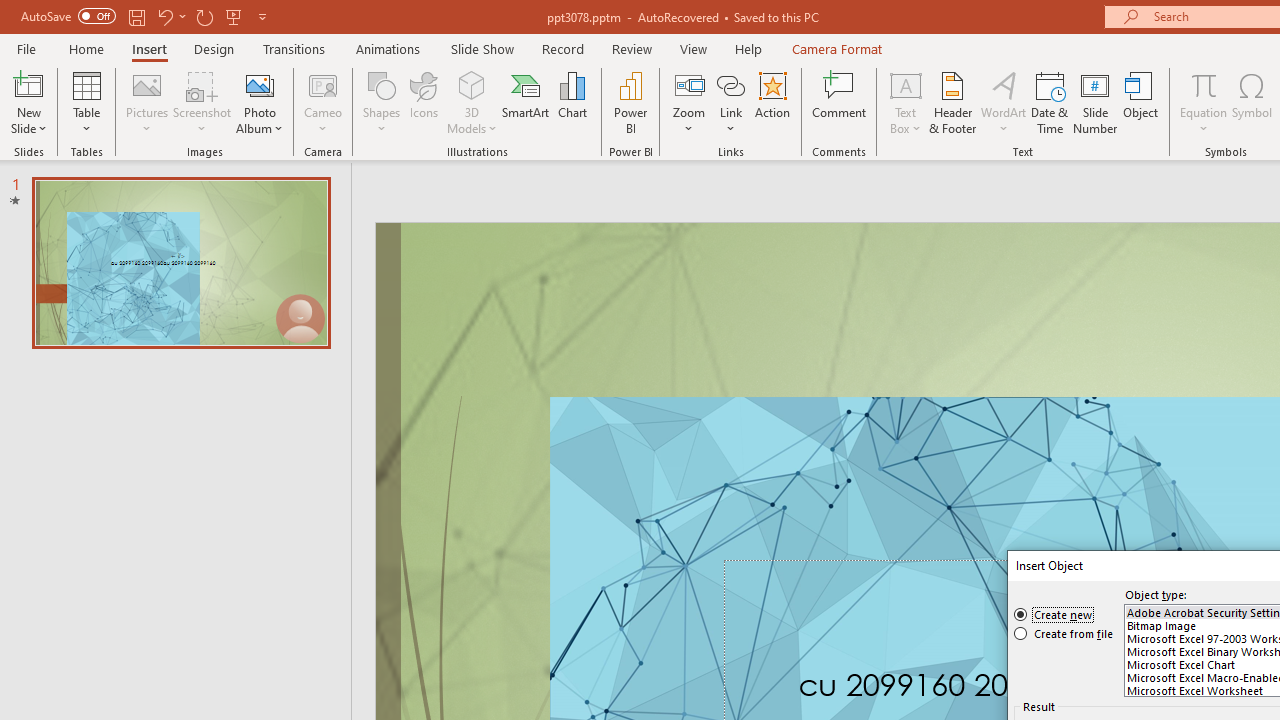 The height and width of the screenshot is (720, 1280). I want to click on 'Camera Format', so click(837, 48).